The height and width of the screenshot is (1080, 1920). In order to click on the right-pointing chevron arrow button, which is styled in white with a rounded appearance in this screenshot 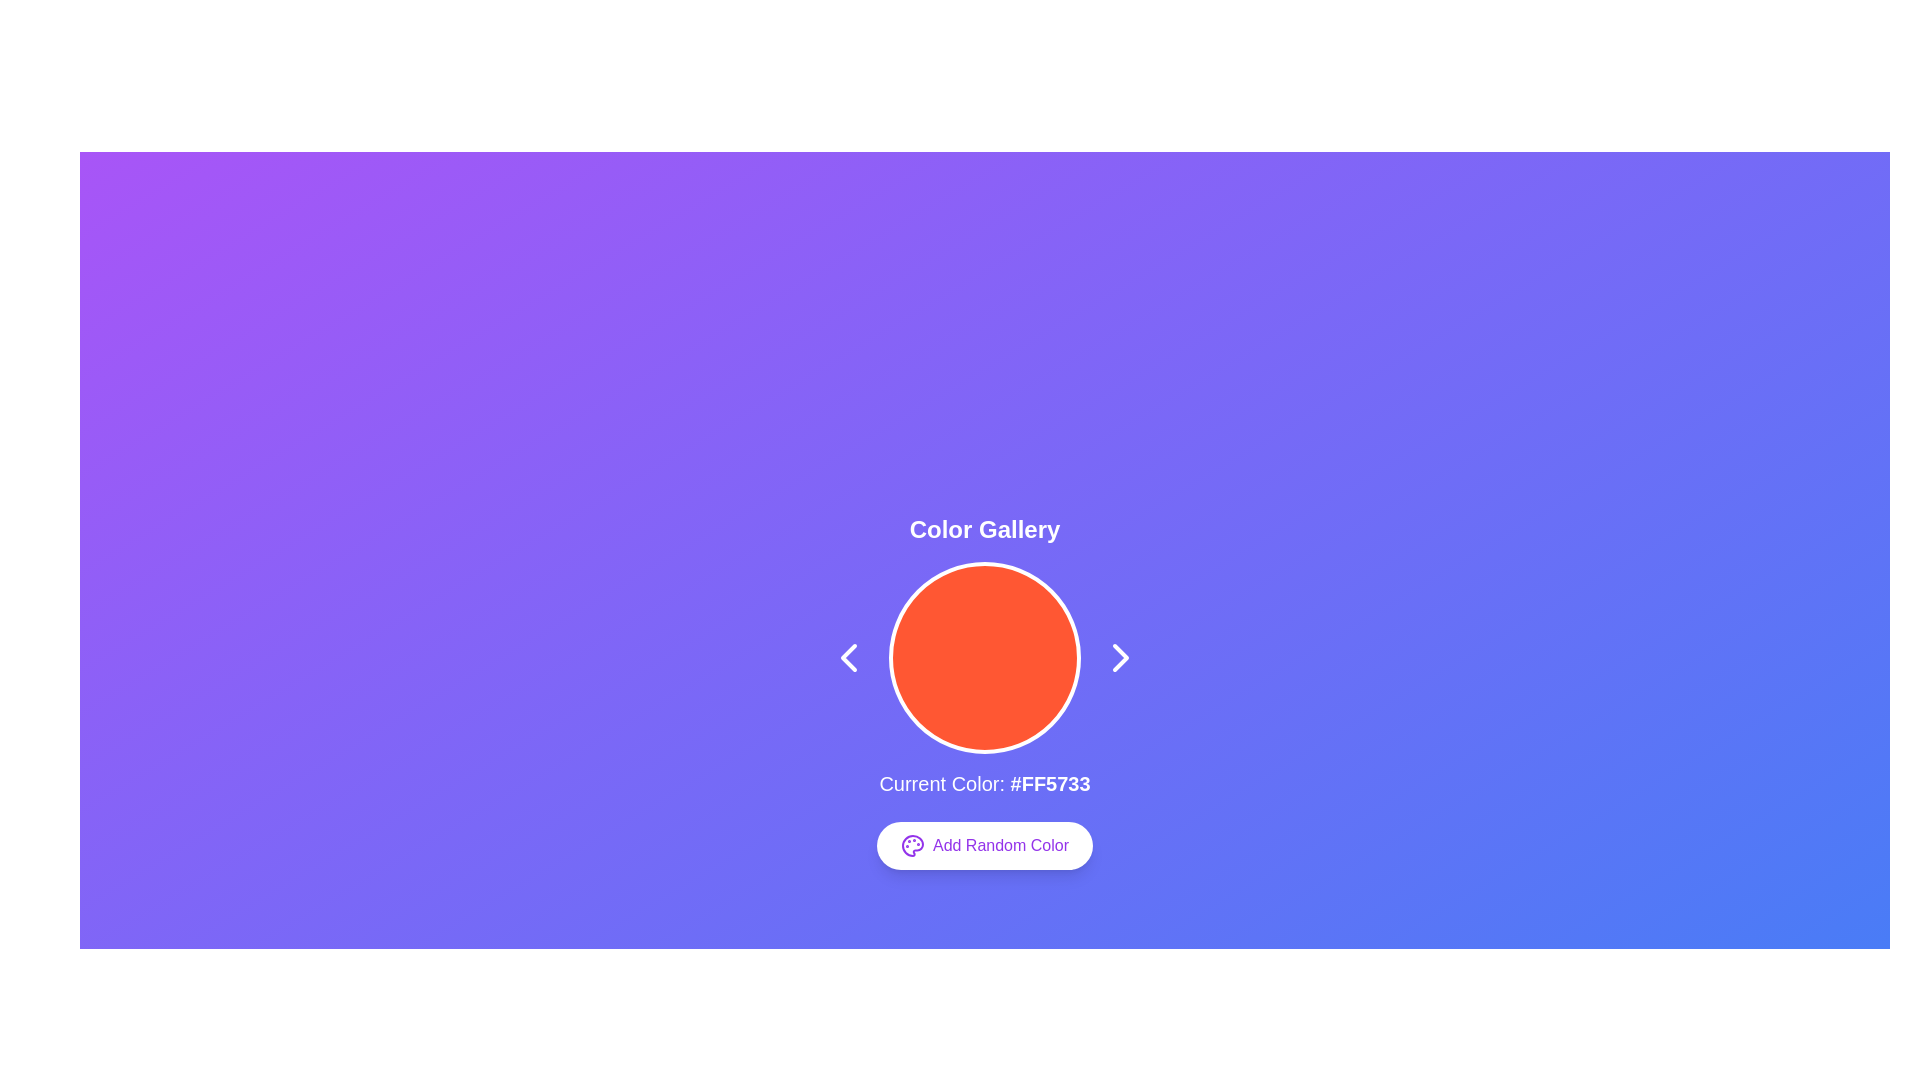, I will do `click(1121, 658)`.